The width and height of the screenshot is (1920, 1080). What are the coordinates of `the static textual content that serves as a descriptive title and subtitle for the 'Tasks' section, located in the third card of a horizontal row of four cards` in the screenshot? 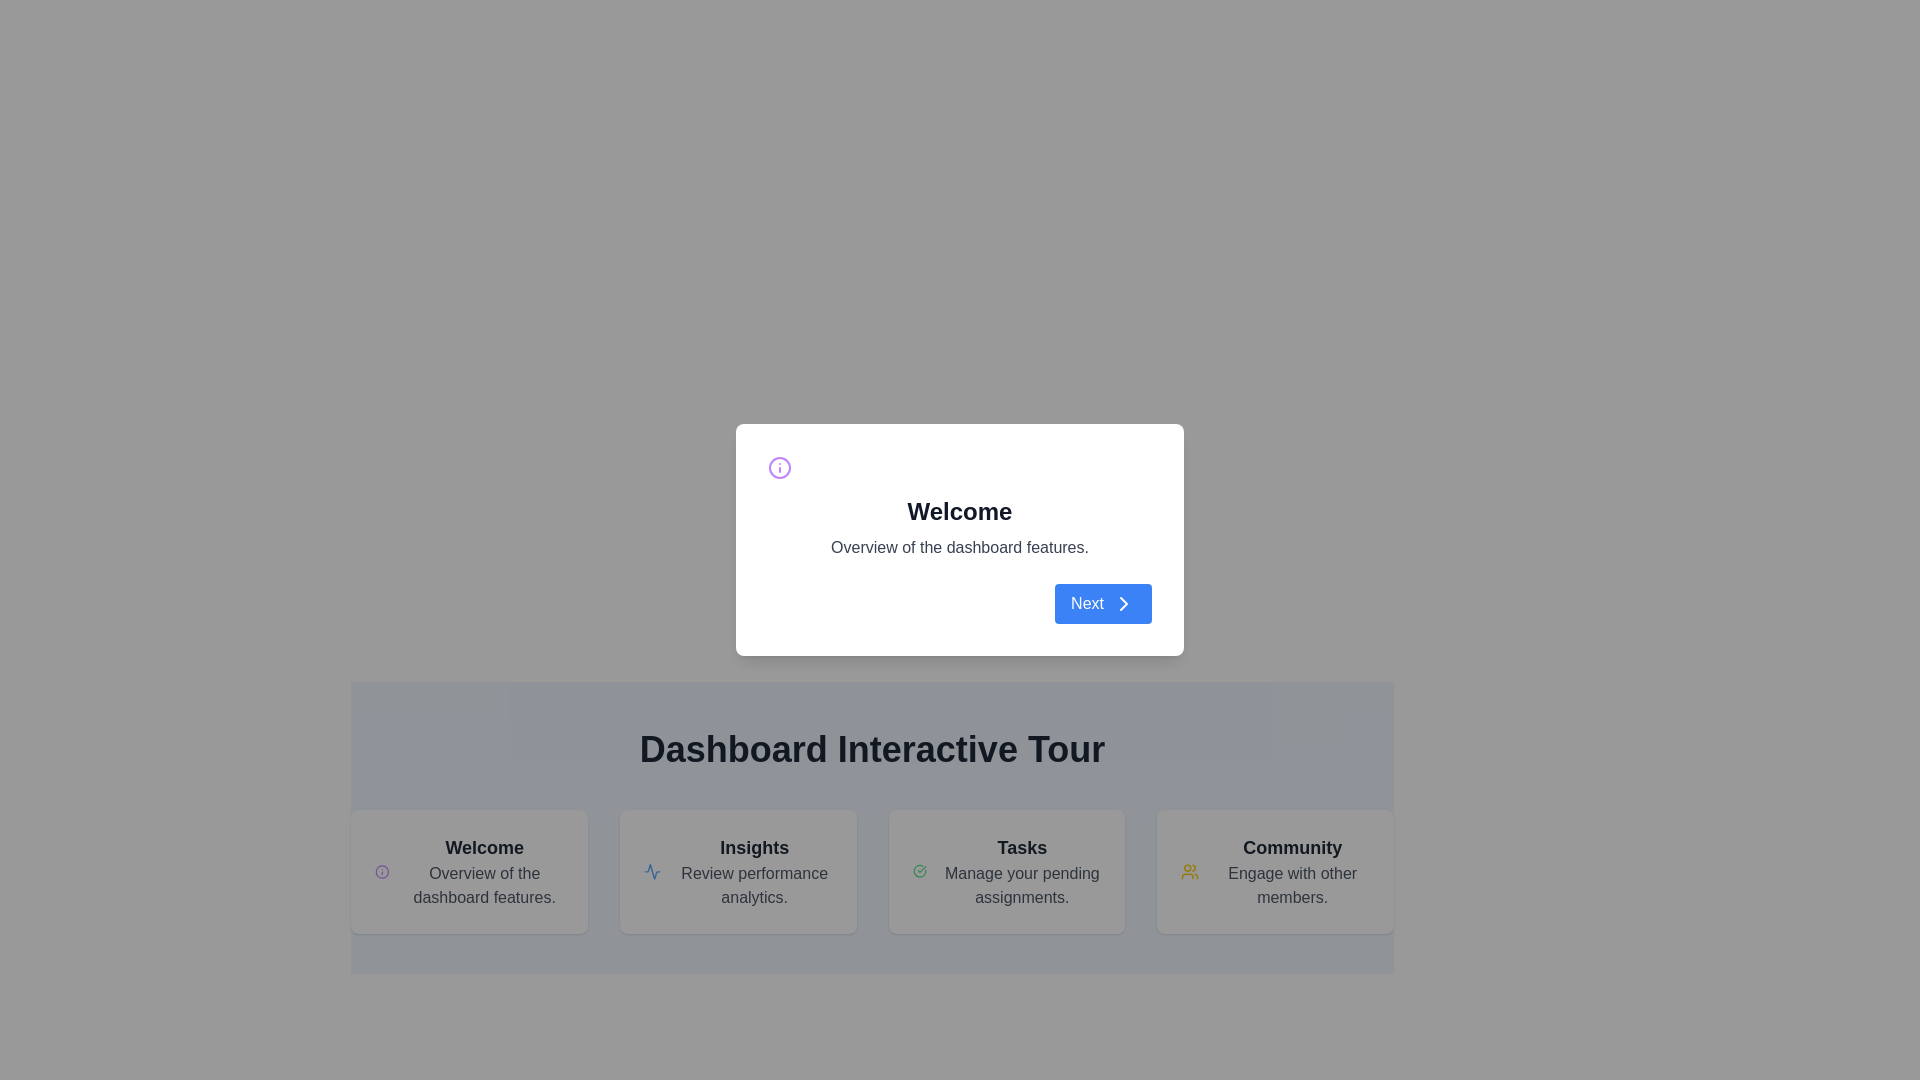 It's located at (1022, 870).